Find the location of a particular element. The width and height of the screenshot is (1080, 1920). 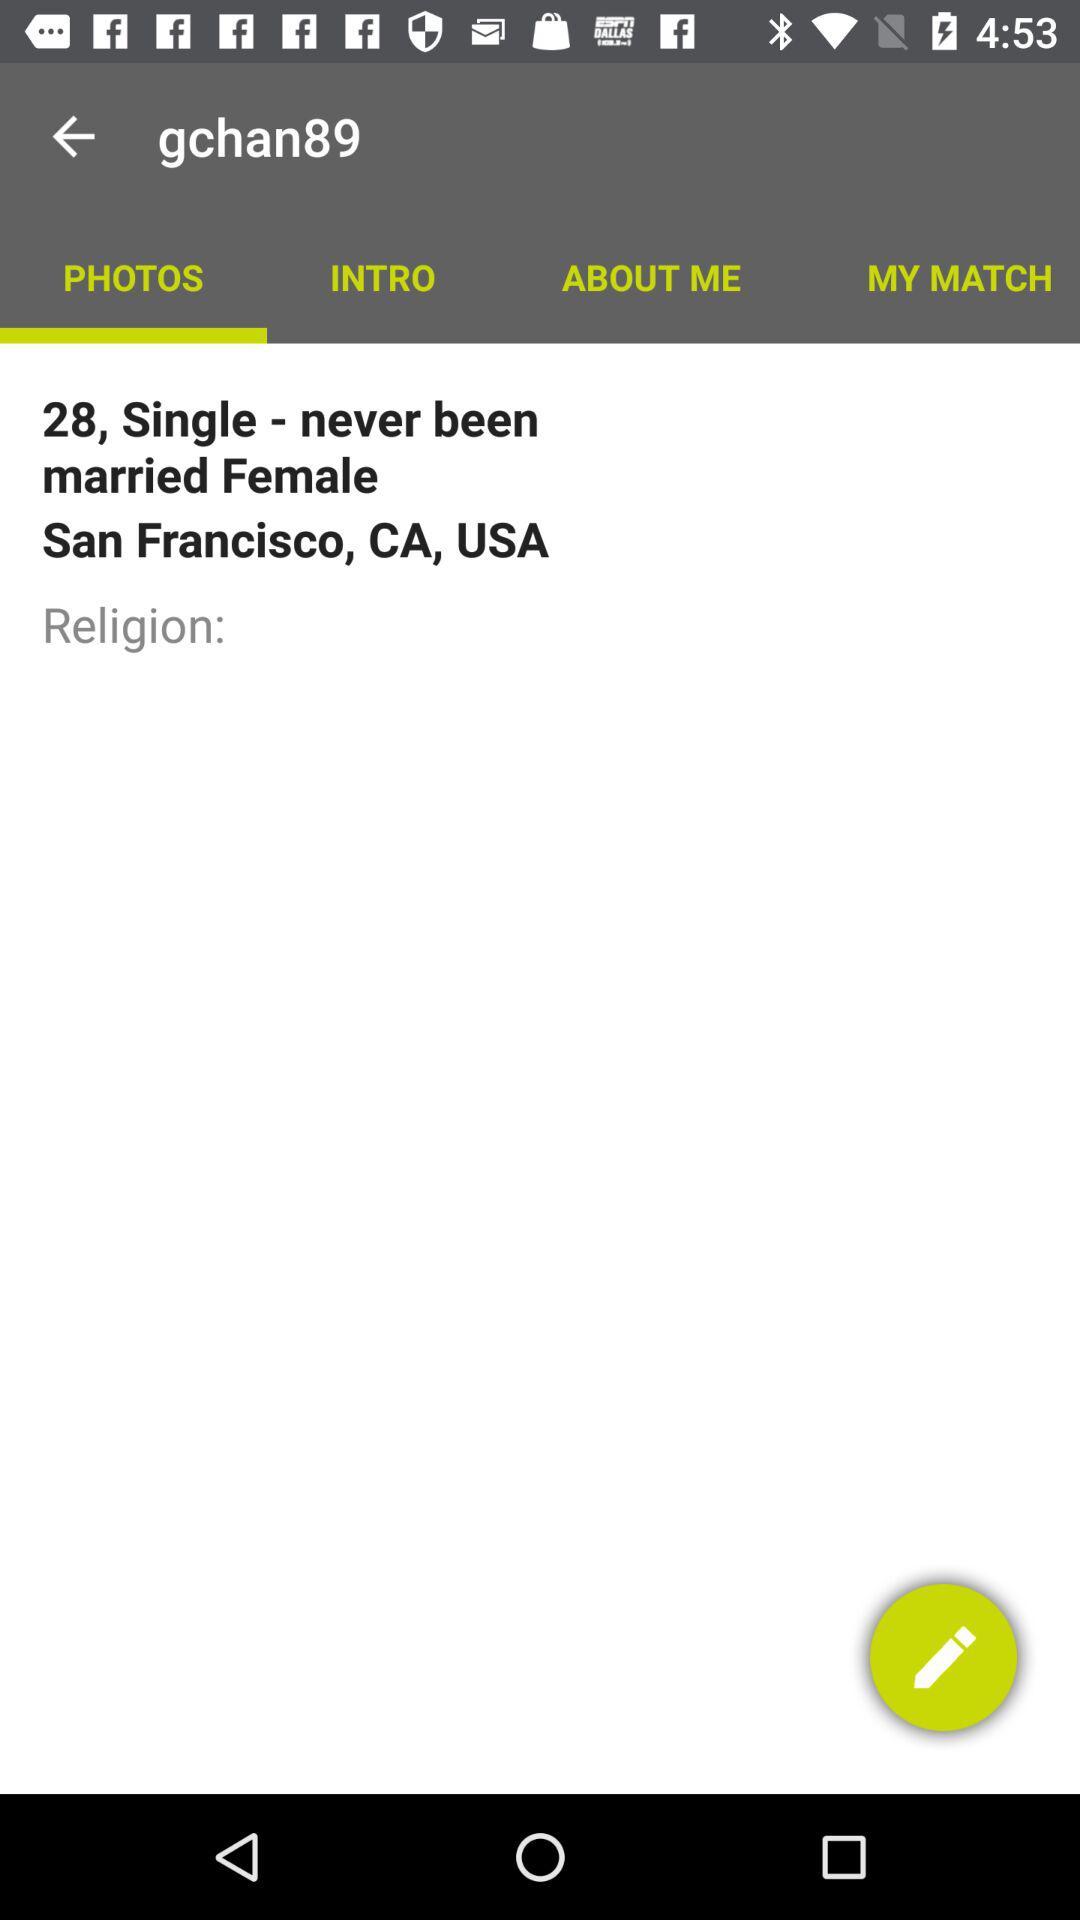

item next to the gchan89 item is located at coordinates (72, 135).